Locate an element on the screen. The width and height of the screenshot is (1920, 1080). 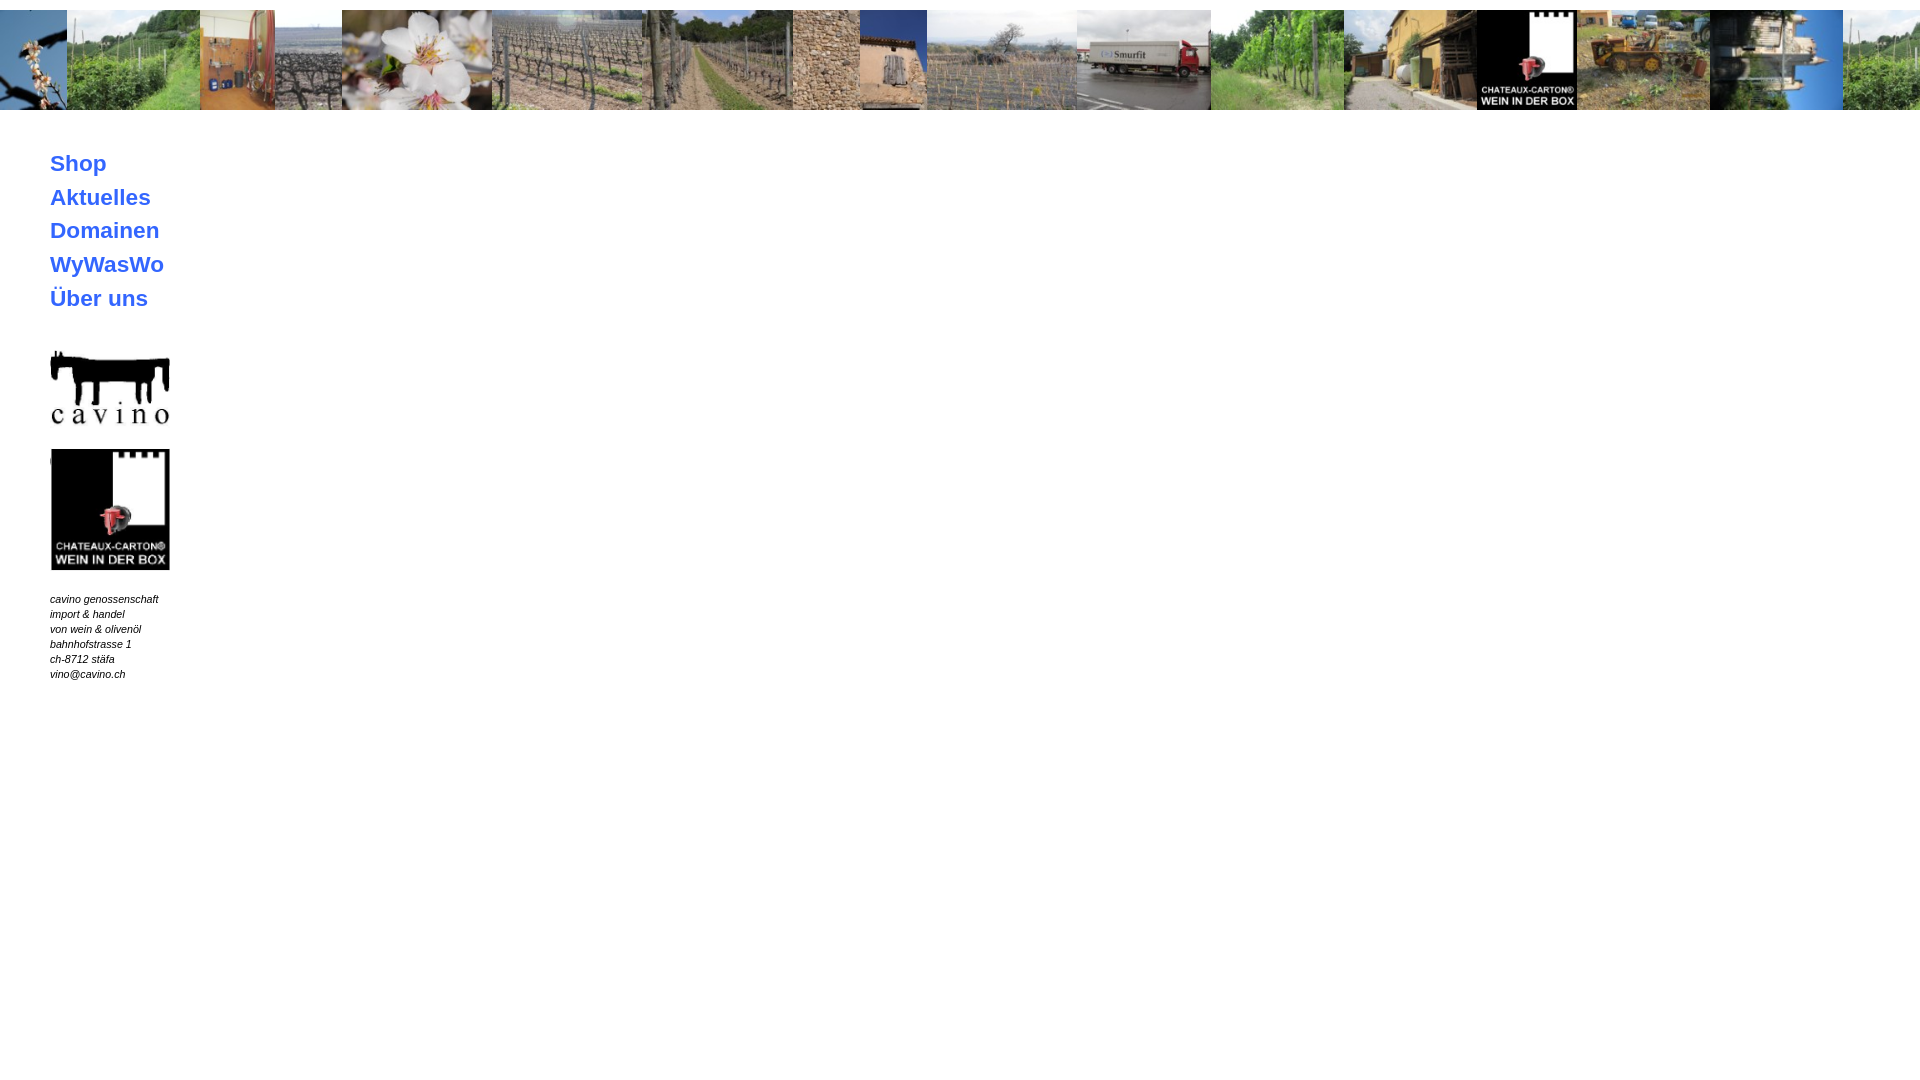
'Aktuelles' is located at coordinates (99, 196).